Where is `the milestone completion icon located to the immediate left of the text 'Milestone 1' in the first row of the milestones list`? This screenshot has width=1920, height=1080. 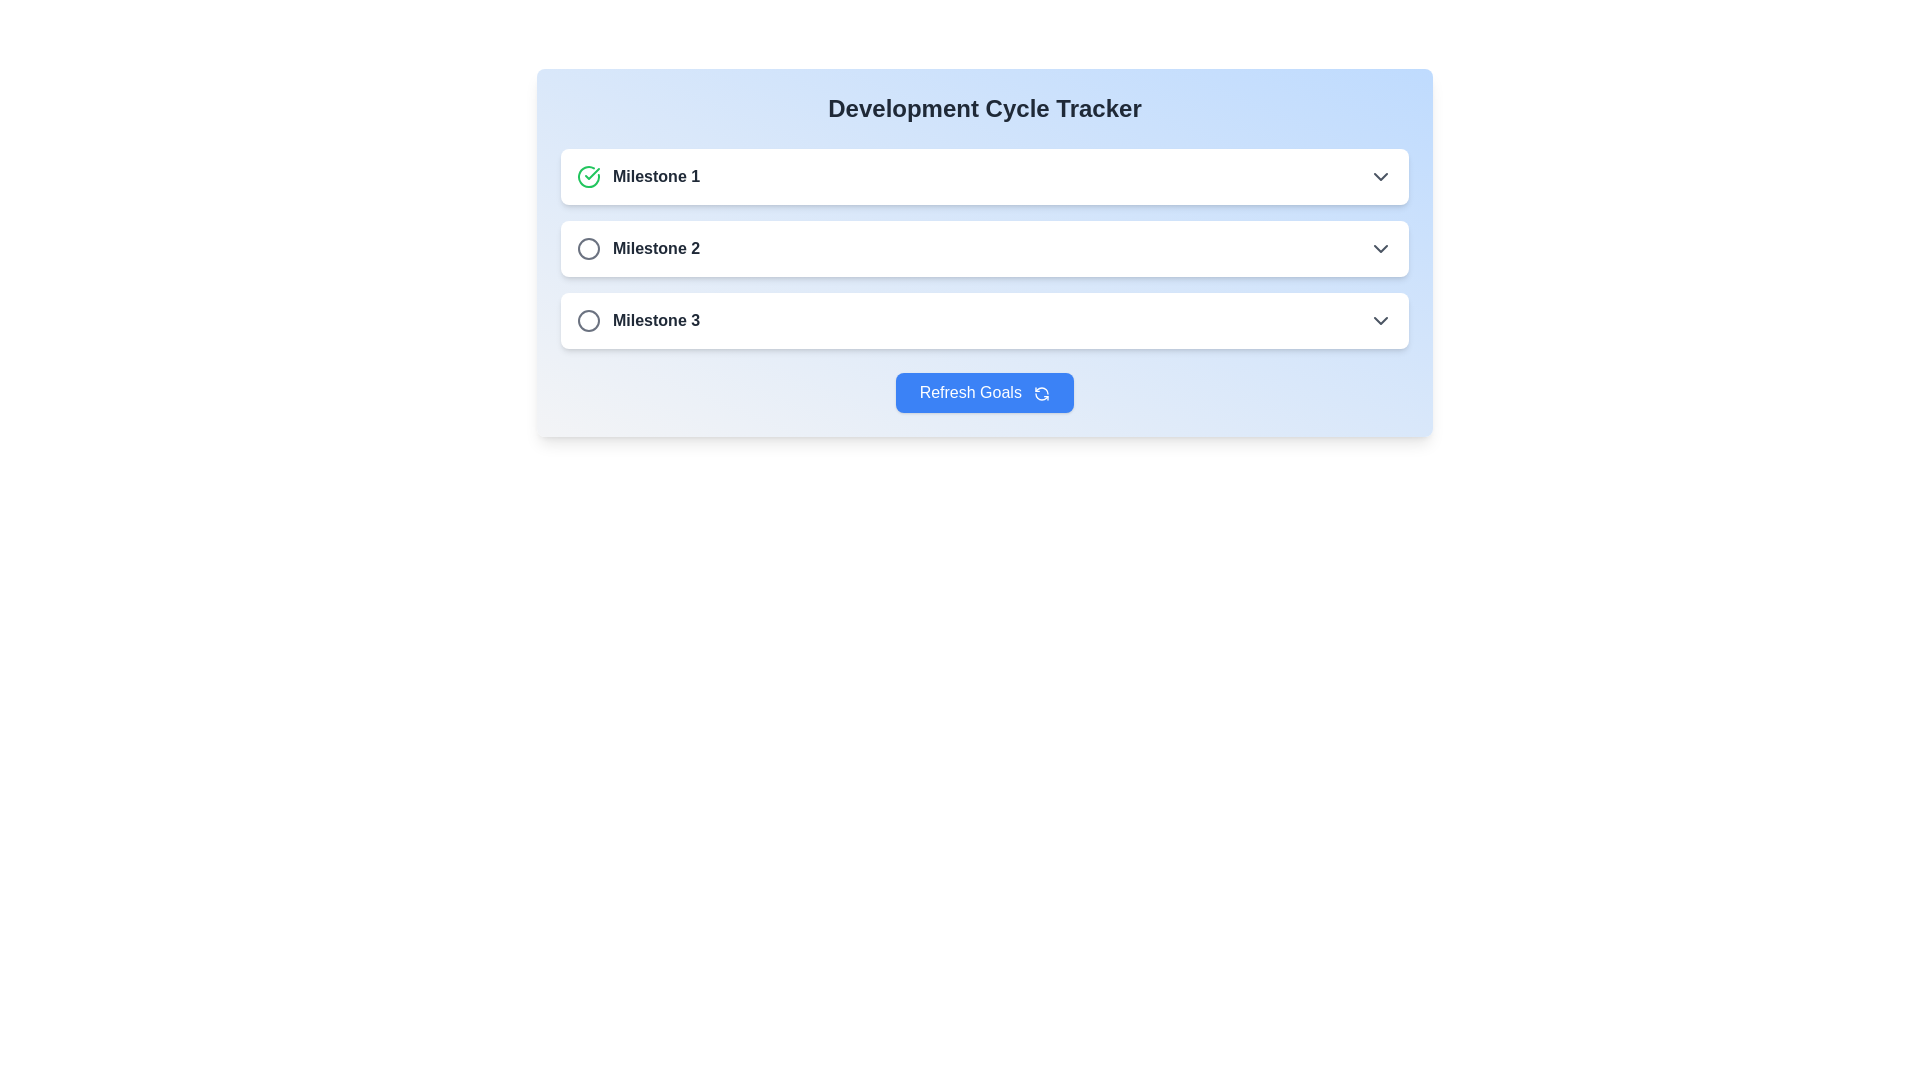 the milestone completion icon located to the immediate left of the text 'Milestone 1' in the first row of the milestones list is located at coordinates (588, 176).